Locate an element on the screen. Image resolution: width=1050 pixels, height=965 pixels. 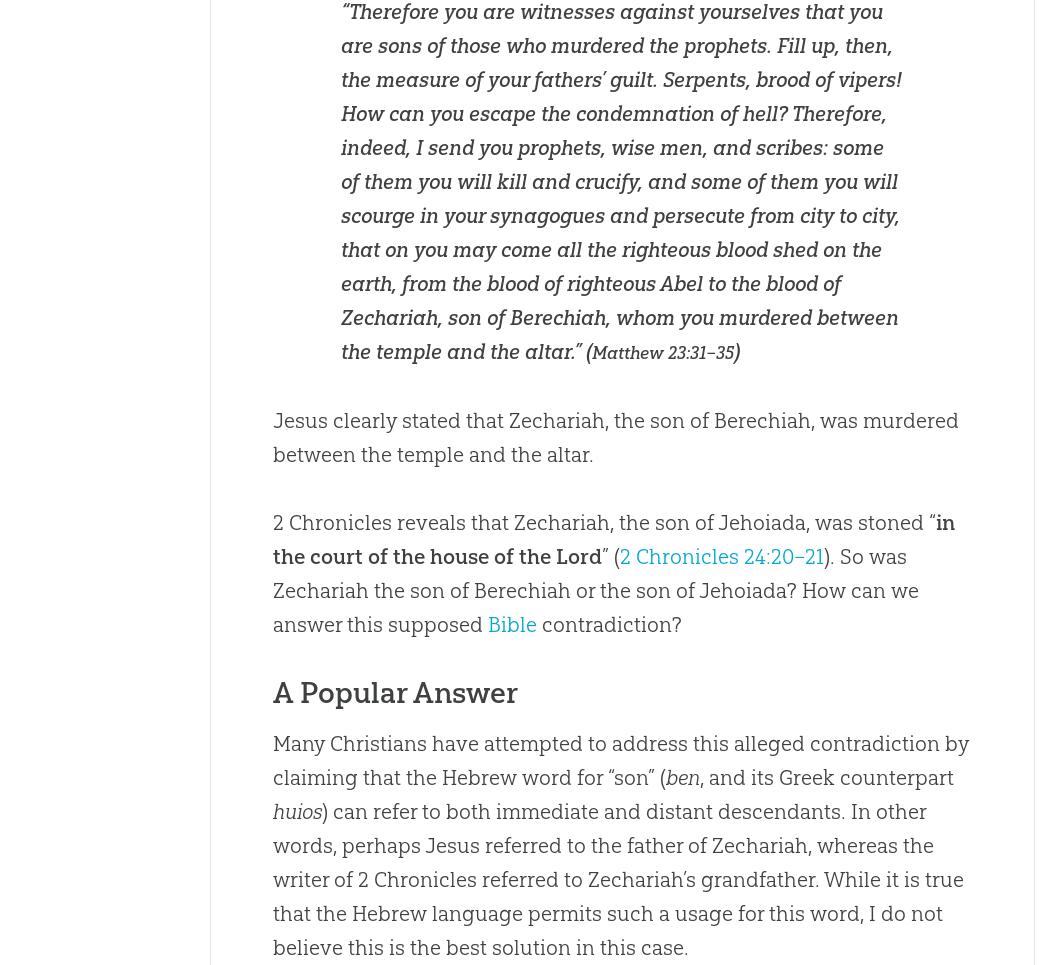
'contradiction?' is located at coordinates (608, 623).